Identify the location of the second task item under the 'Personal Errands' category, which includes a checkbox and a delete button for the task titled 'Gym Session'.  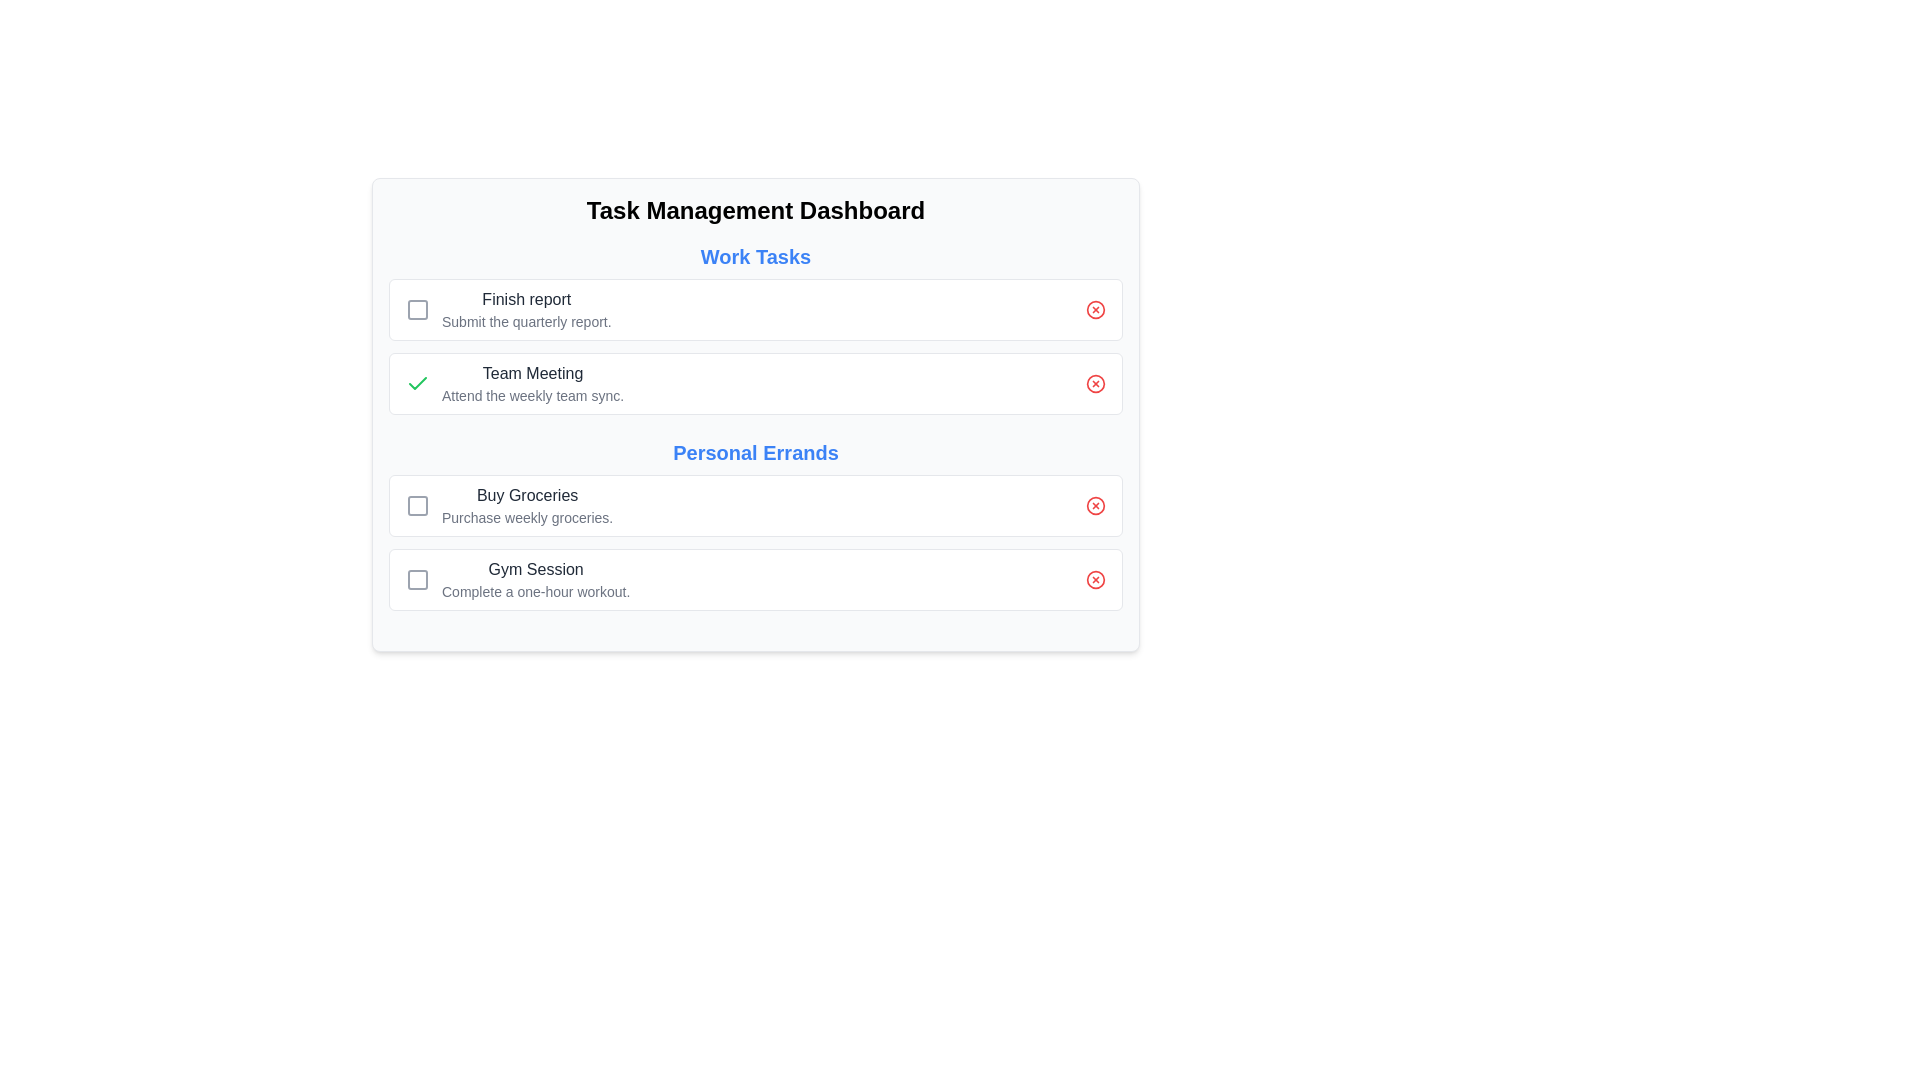
(754, 579).